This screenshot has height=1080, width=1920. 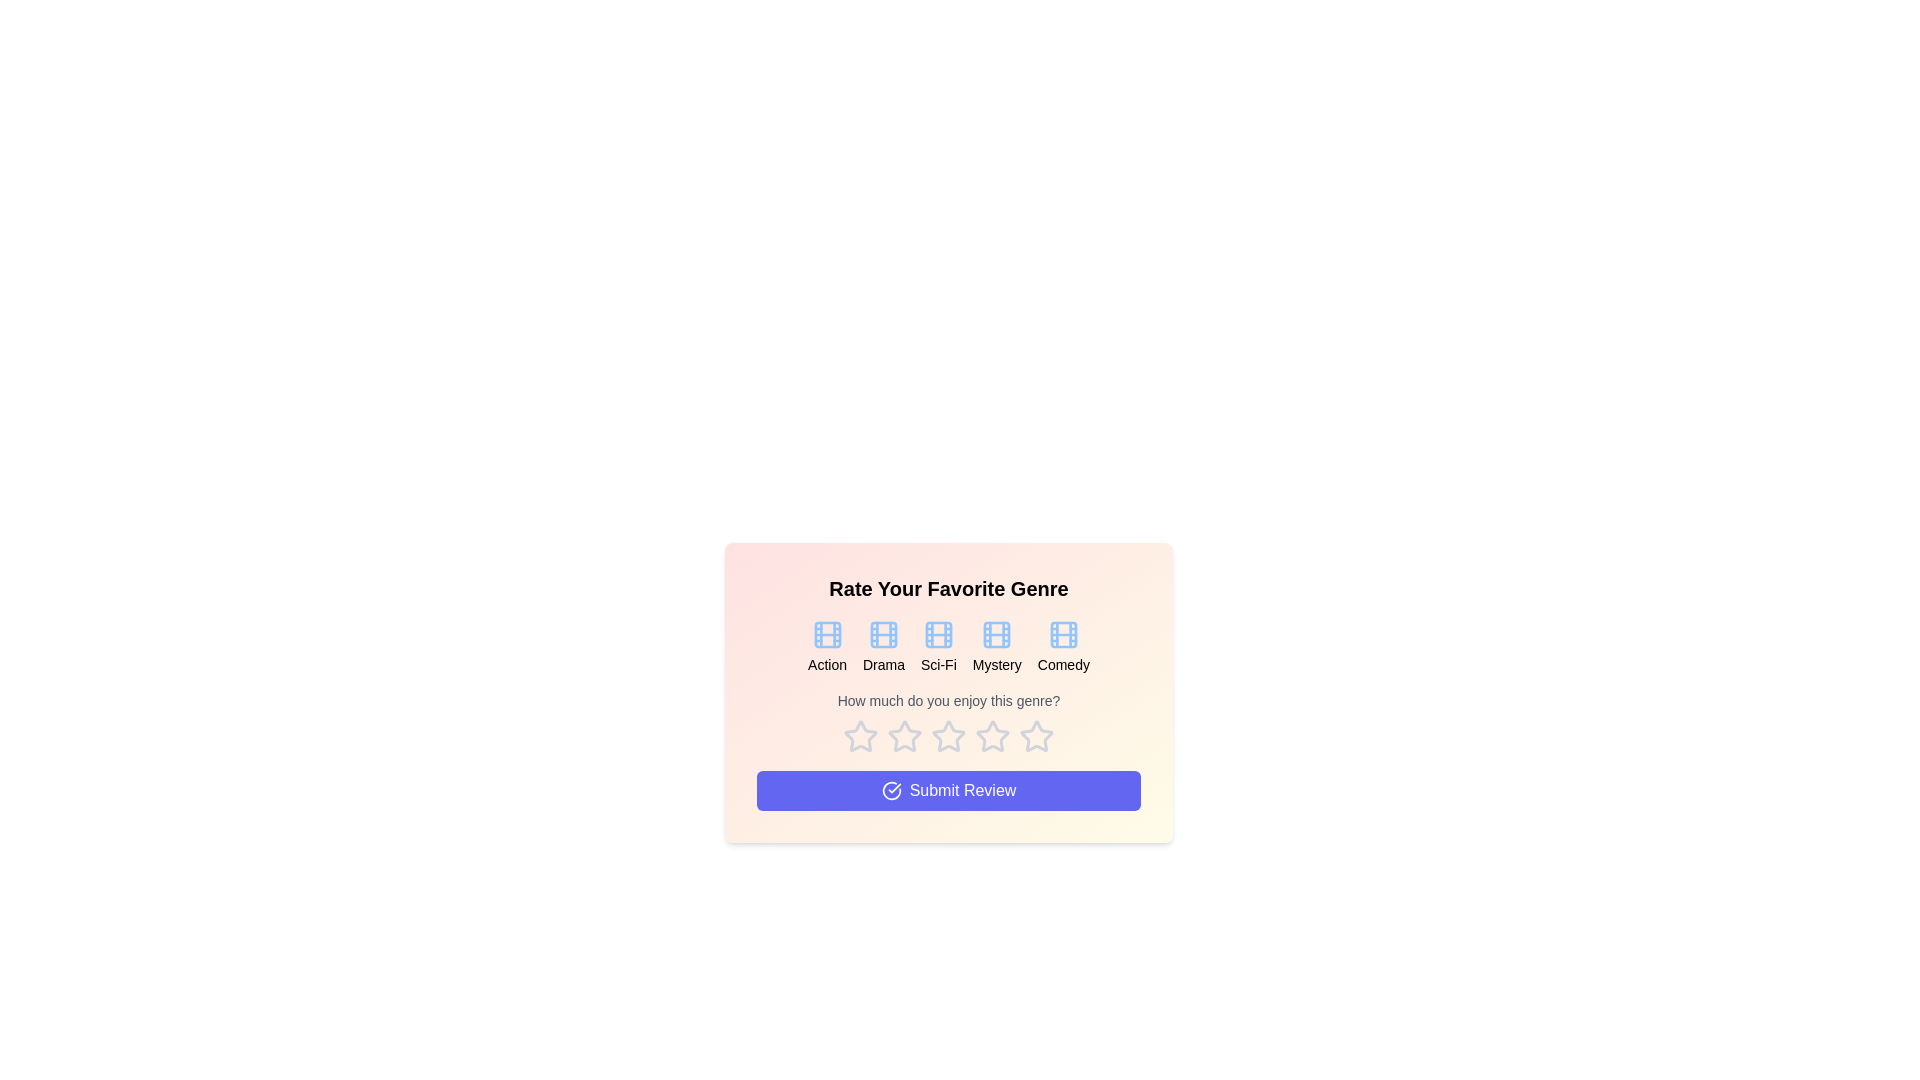 I want to click on the star corresponding to 4 stars to preview the rating, so click(x=993, y=736).